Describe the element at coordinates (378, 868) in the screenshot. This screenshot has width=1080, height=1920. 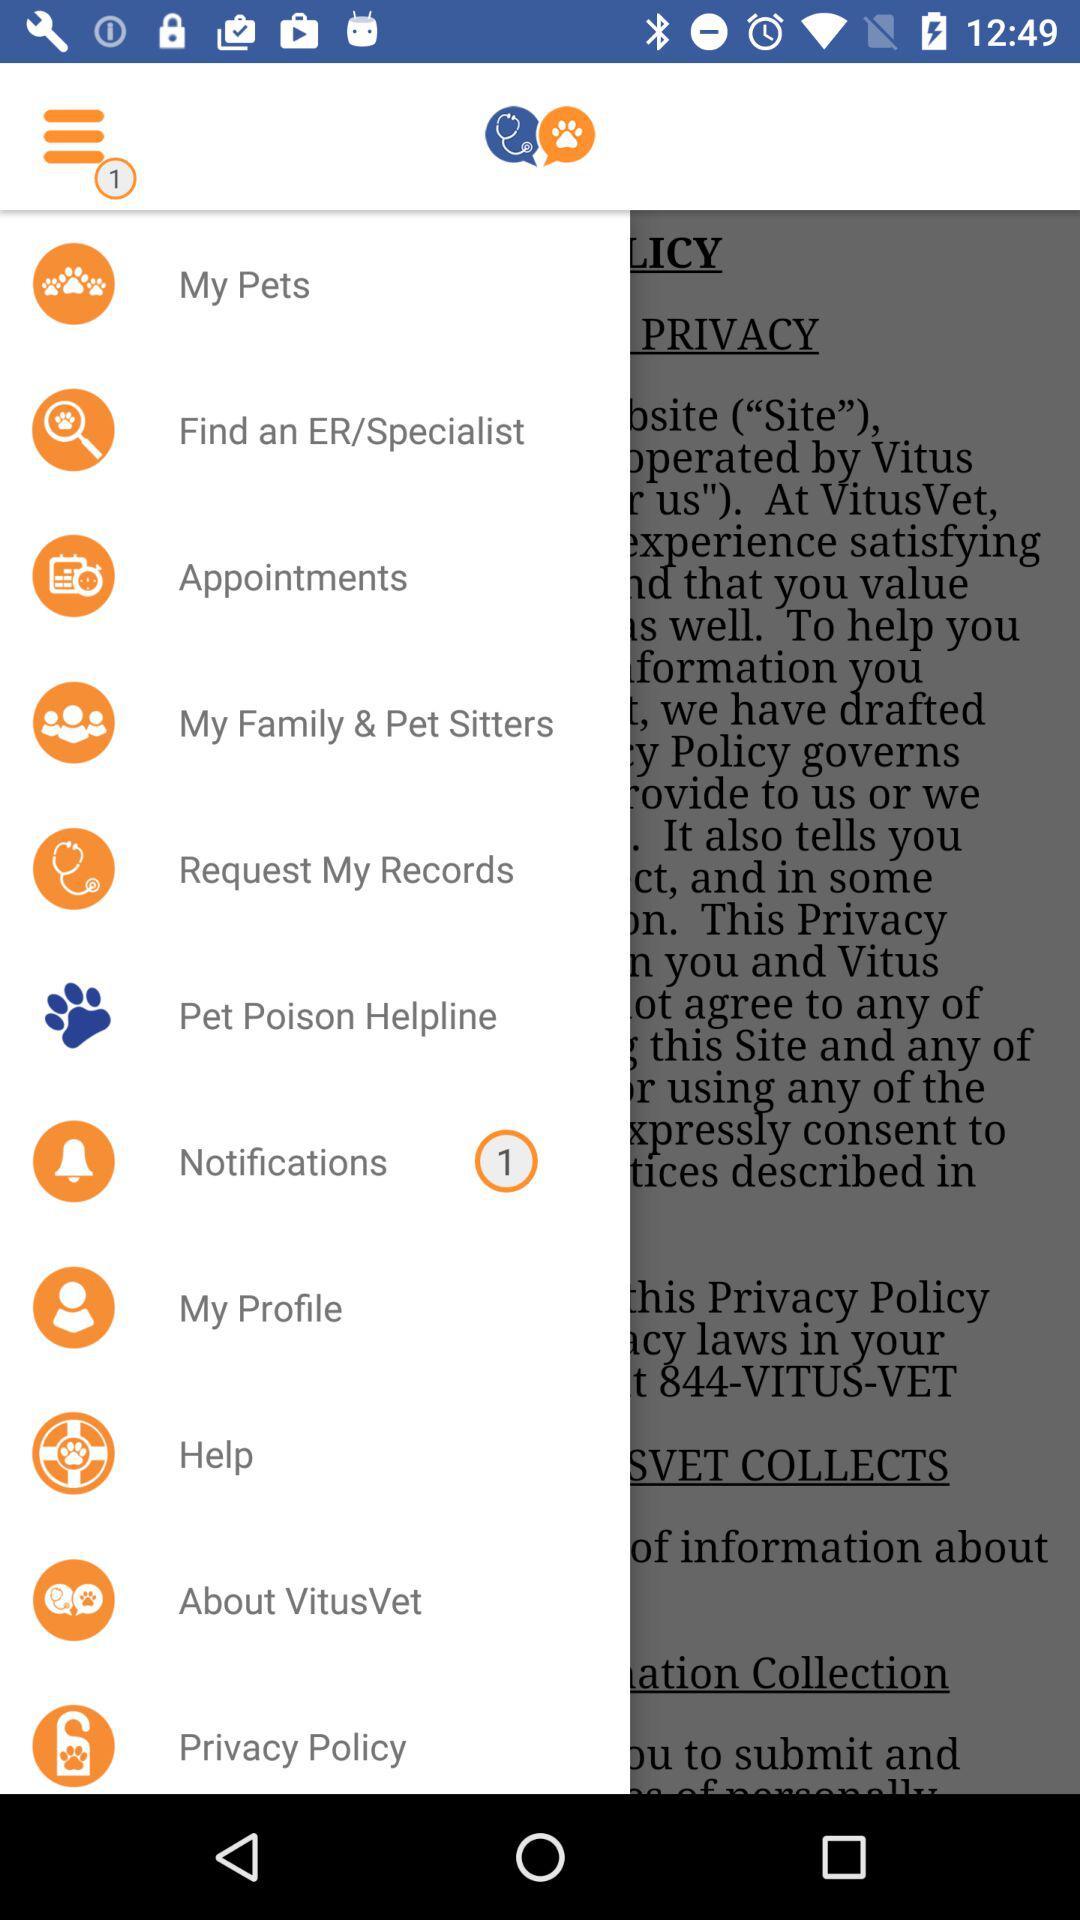
I see `the request my records icon` at that location.